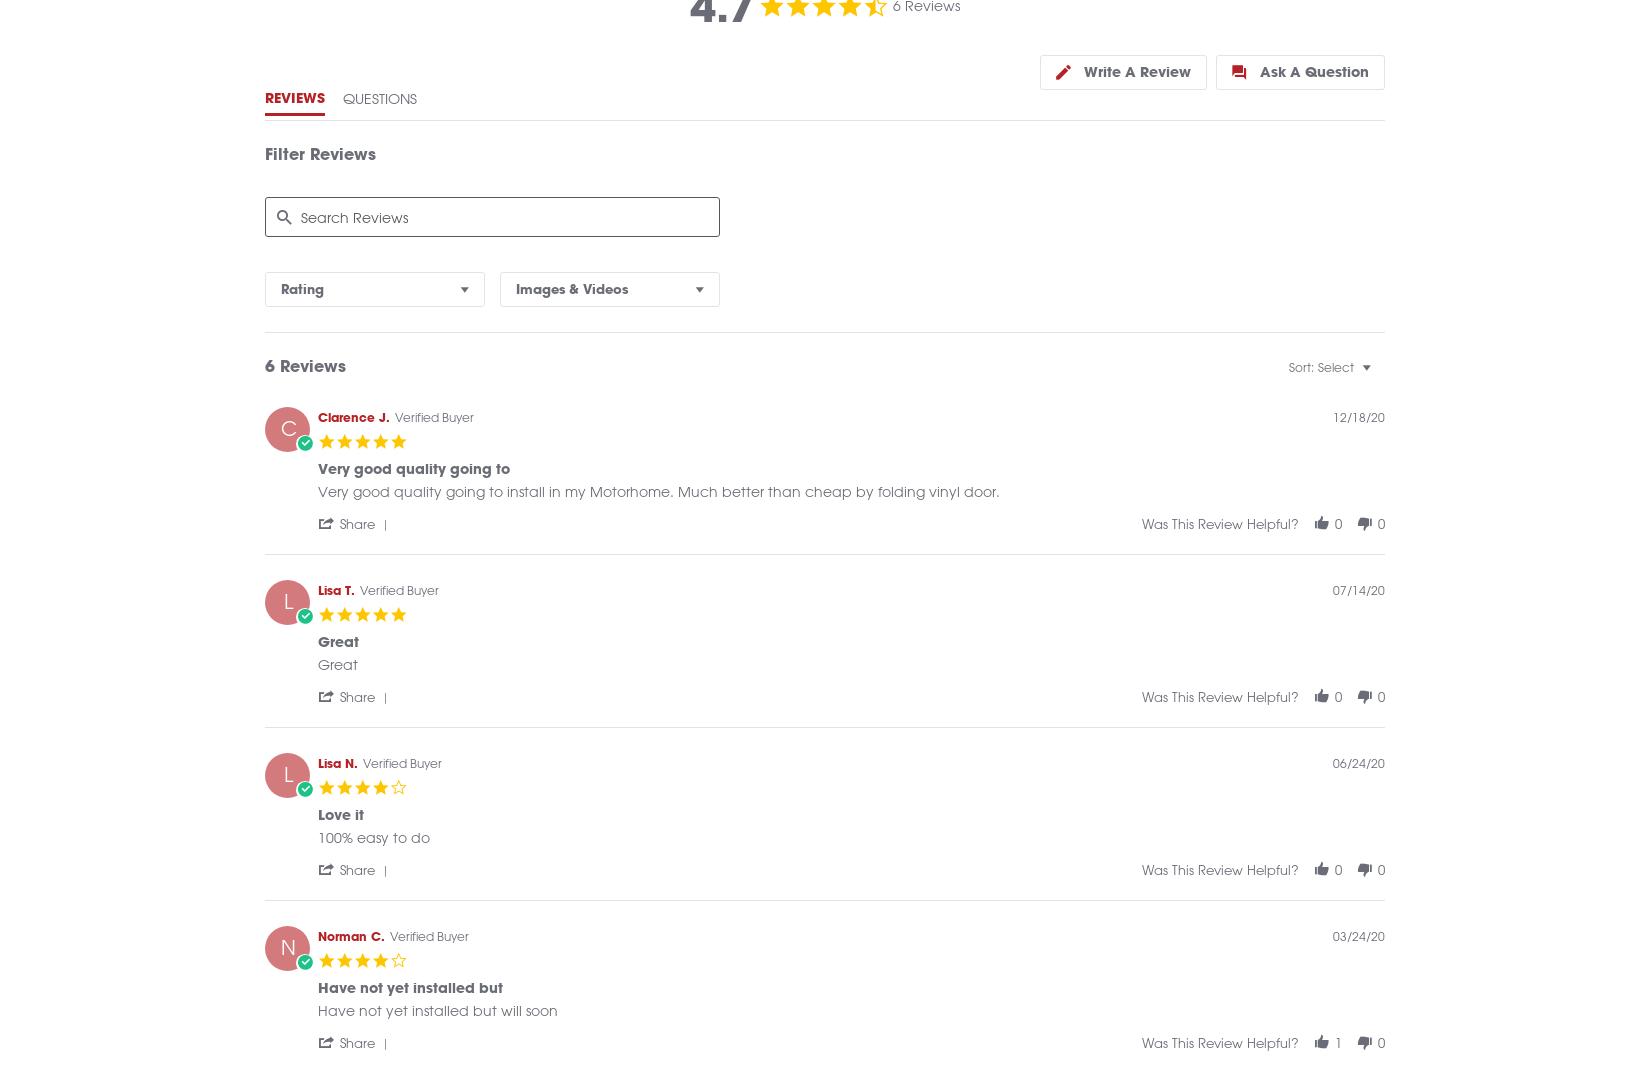 Image resolution: width=1650 pixels, height=1071 pixels. Describe the element at coordinates (337, 784) in the screenshot. I see `'Lisa N.'` at that location.